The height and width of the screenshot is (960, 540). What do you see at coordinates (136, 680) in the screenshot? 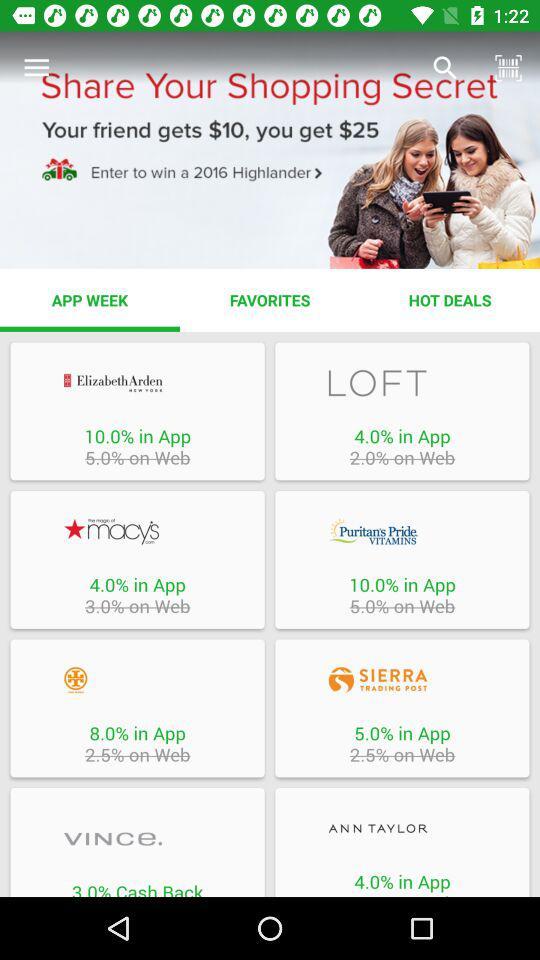
I see `app page` at bounding box center [136, 680].